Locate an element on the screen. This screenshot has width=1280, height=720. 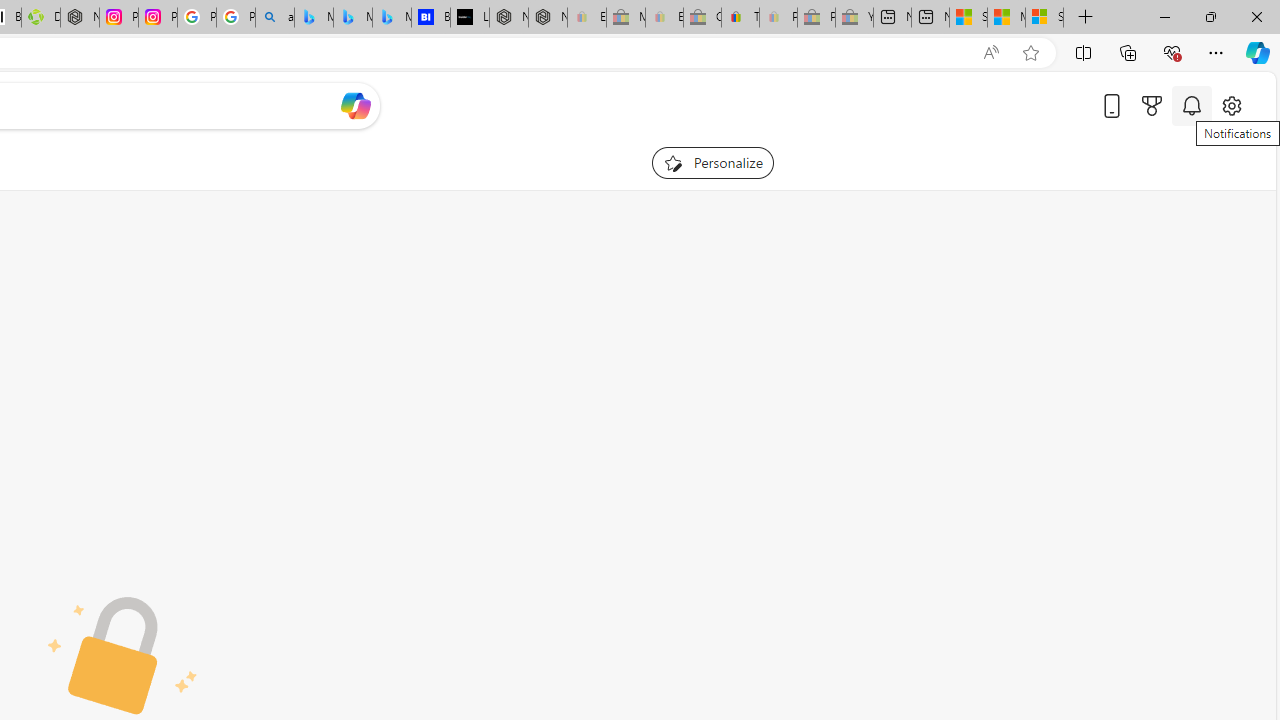
'Nordace - Nordace Edin Collection' is located at coordinates (80, 17).